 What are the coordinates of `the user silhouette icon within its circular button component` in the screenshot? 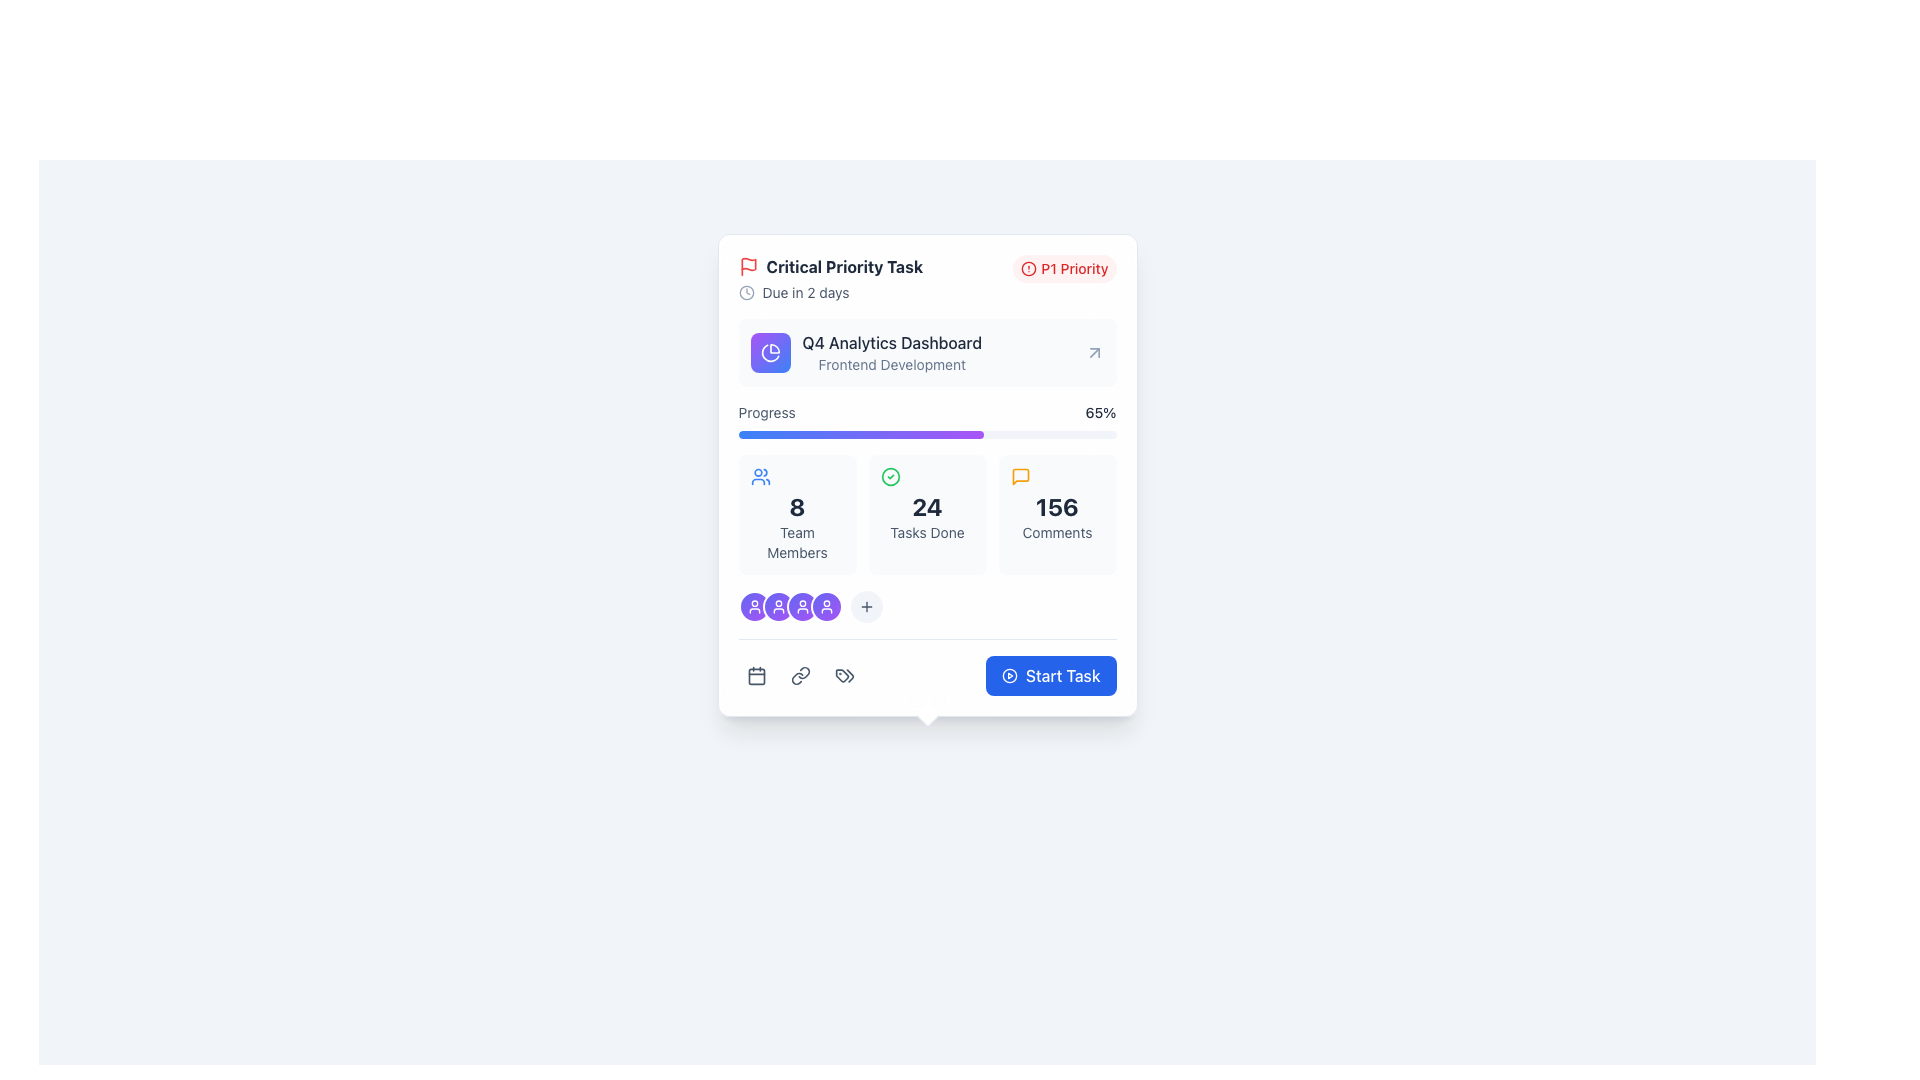 It's located at (753, 605).